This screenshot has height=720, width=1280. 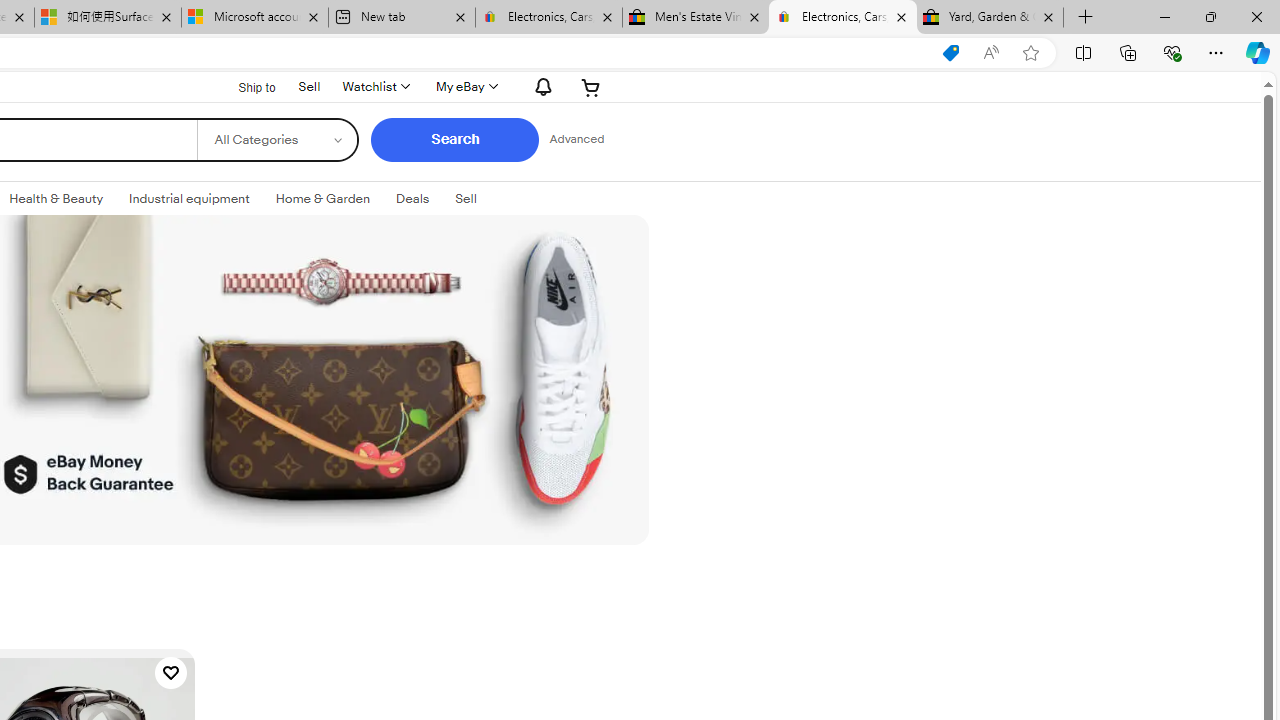 I want to click on 'Industrial equipment', so click(x=189, y=199).